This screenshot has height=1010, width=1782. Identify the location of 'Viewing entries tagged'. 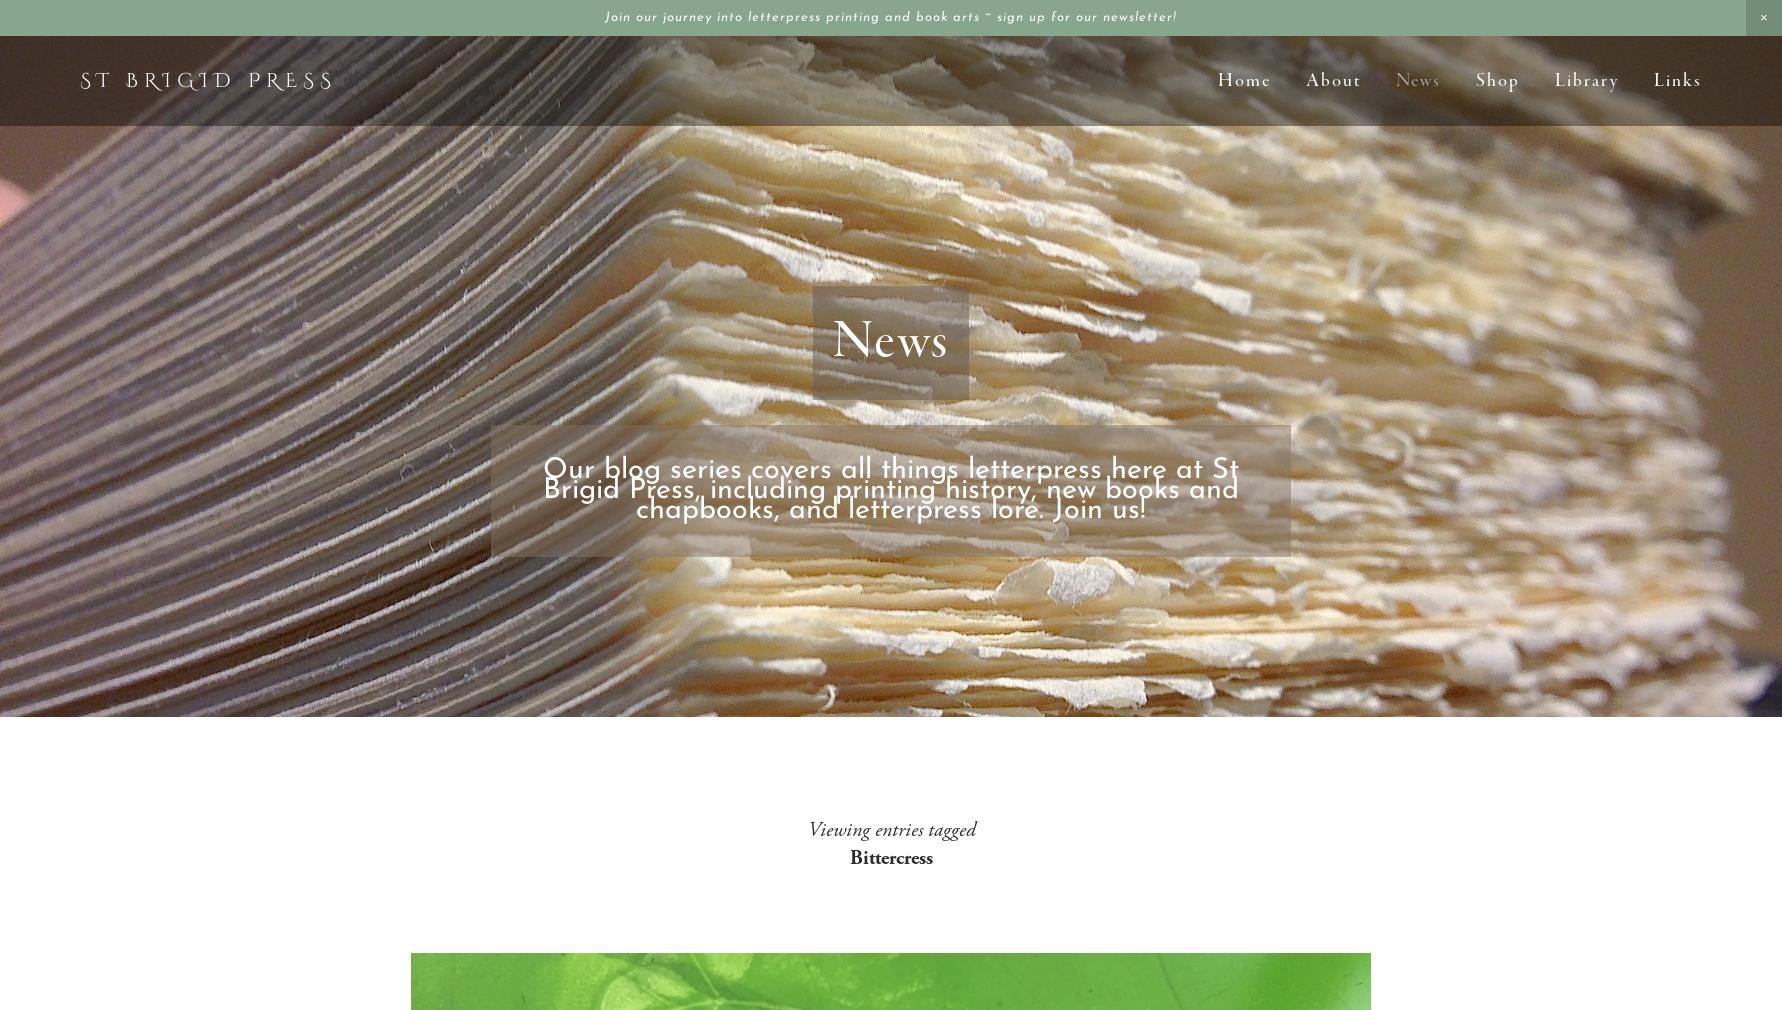
(889, 830).